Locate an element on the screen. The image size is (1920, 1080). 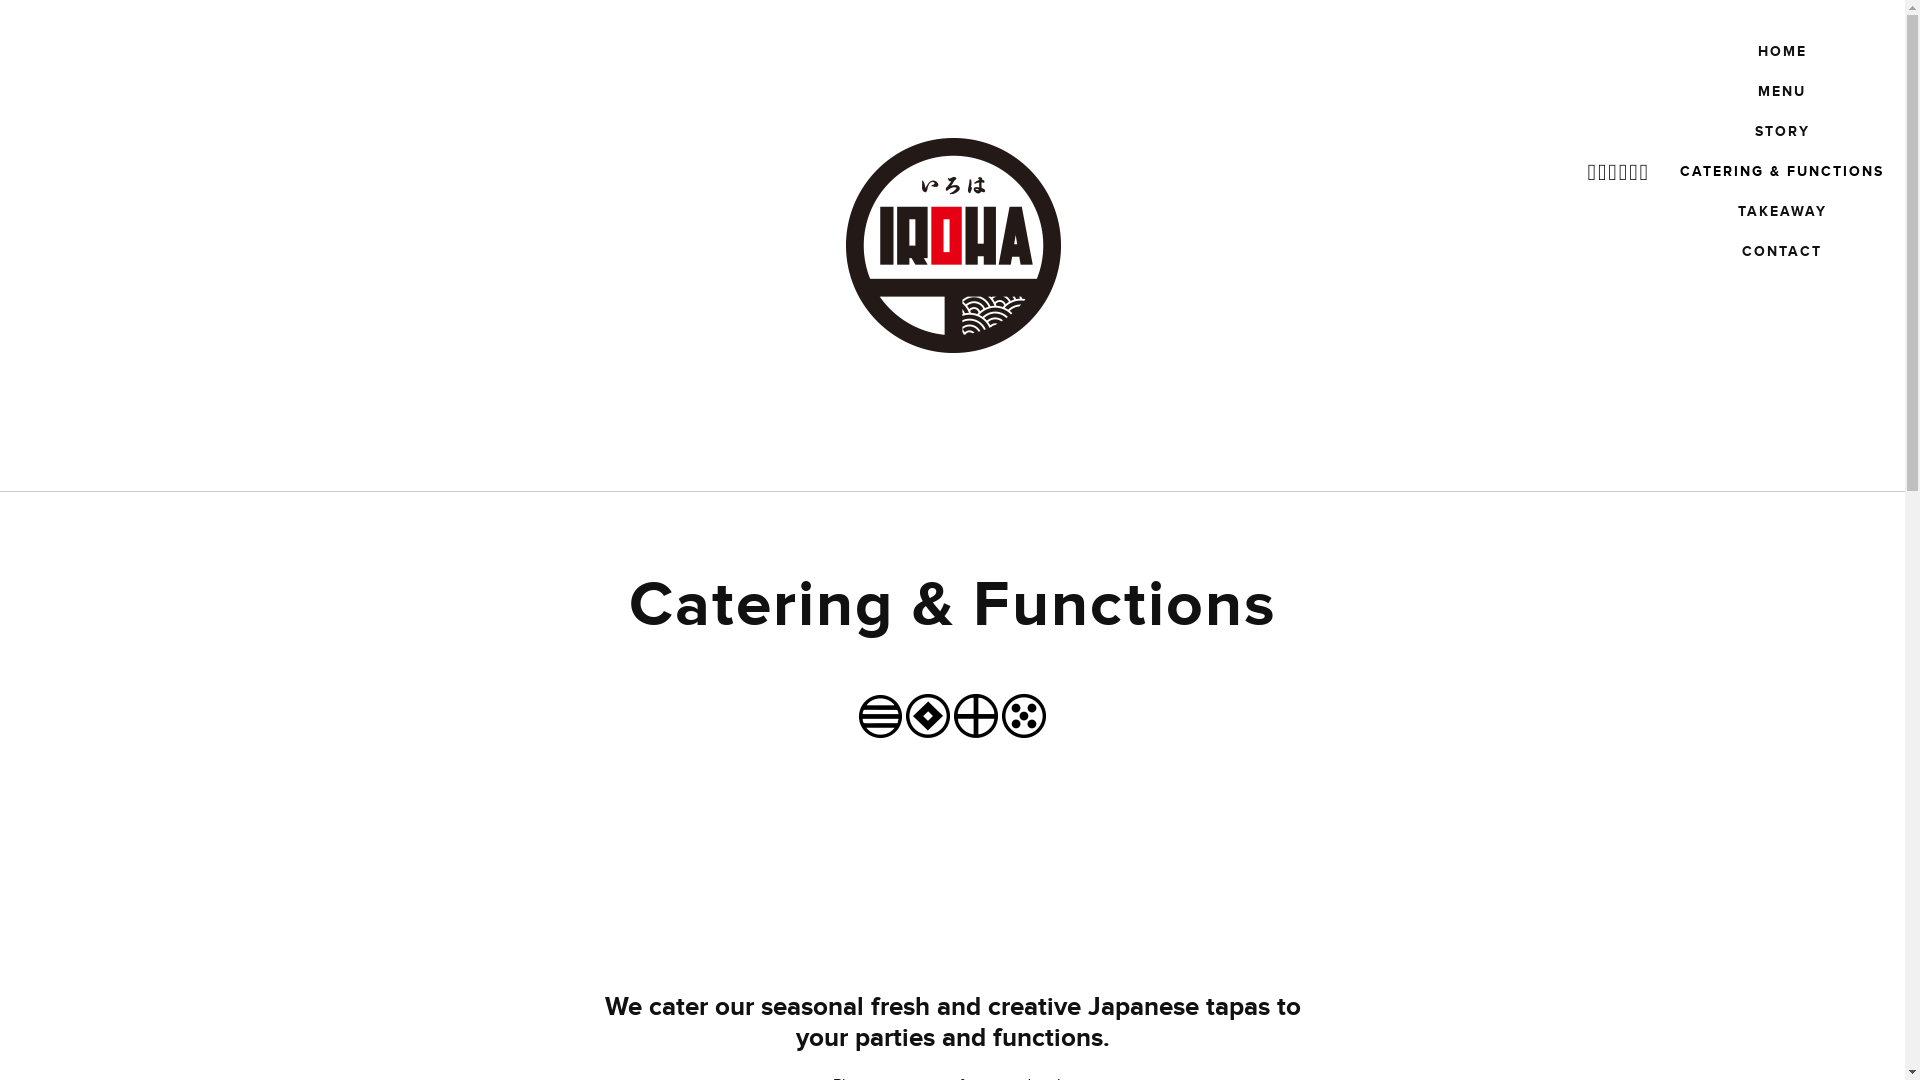
'HOME' is located at coordinates (1746, 50).